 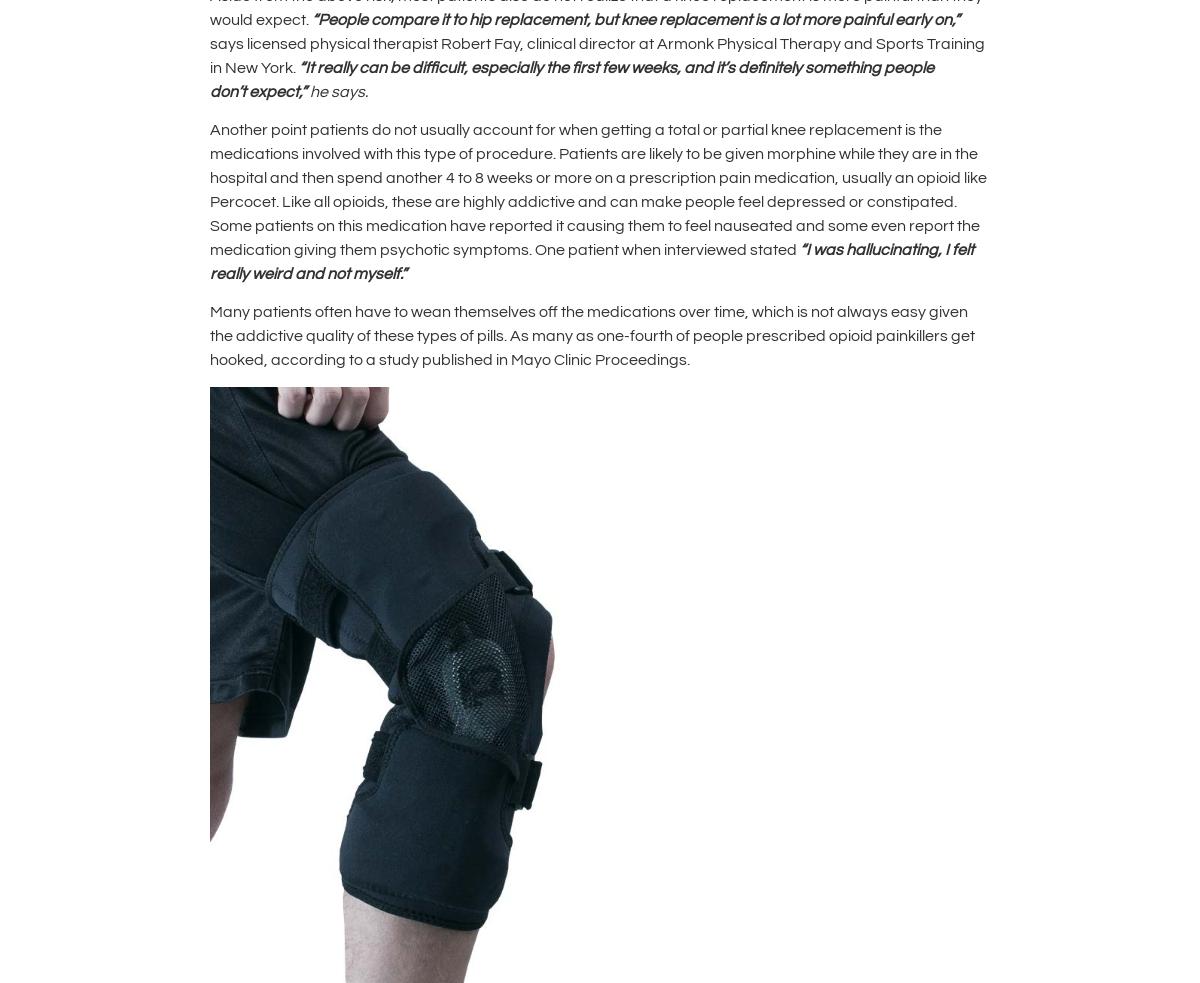 I want to click on 'and not myself.”', so click(x=351, y=272).